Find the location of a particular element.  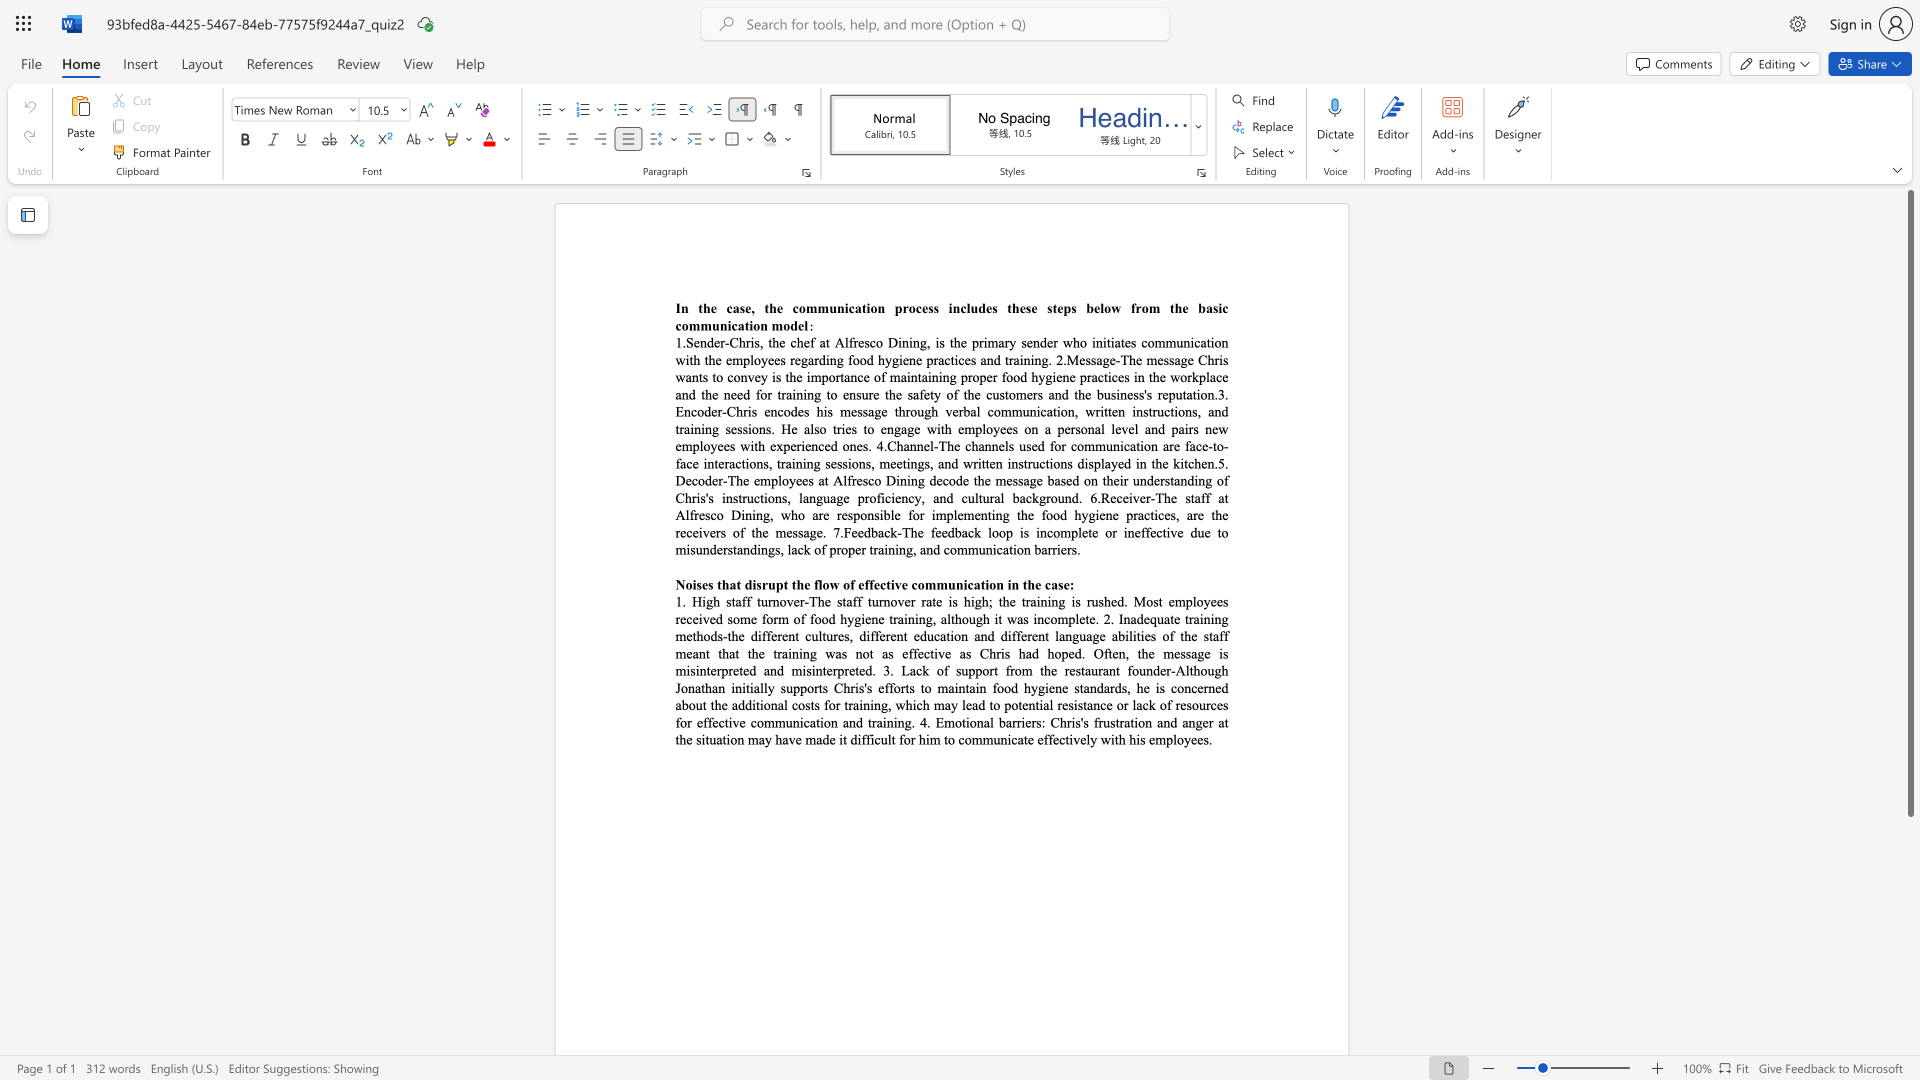

the 1th character "-" in the text is located at coordinates (898, 531).